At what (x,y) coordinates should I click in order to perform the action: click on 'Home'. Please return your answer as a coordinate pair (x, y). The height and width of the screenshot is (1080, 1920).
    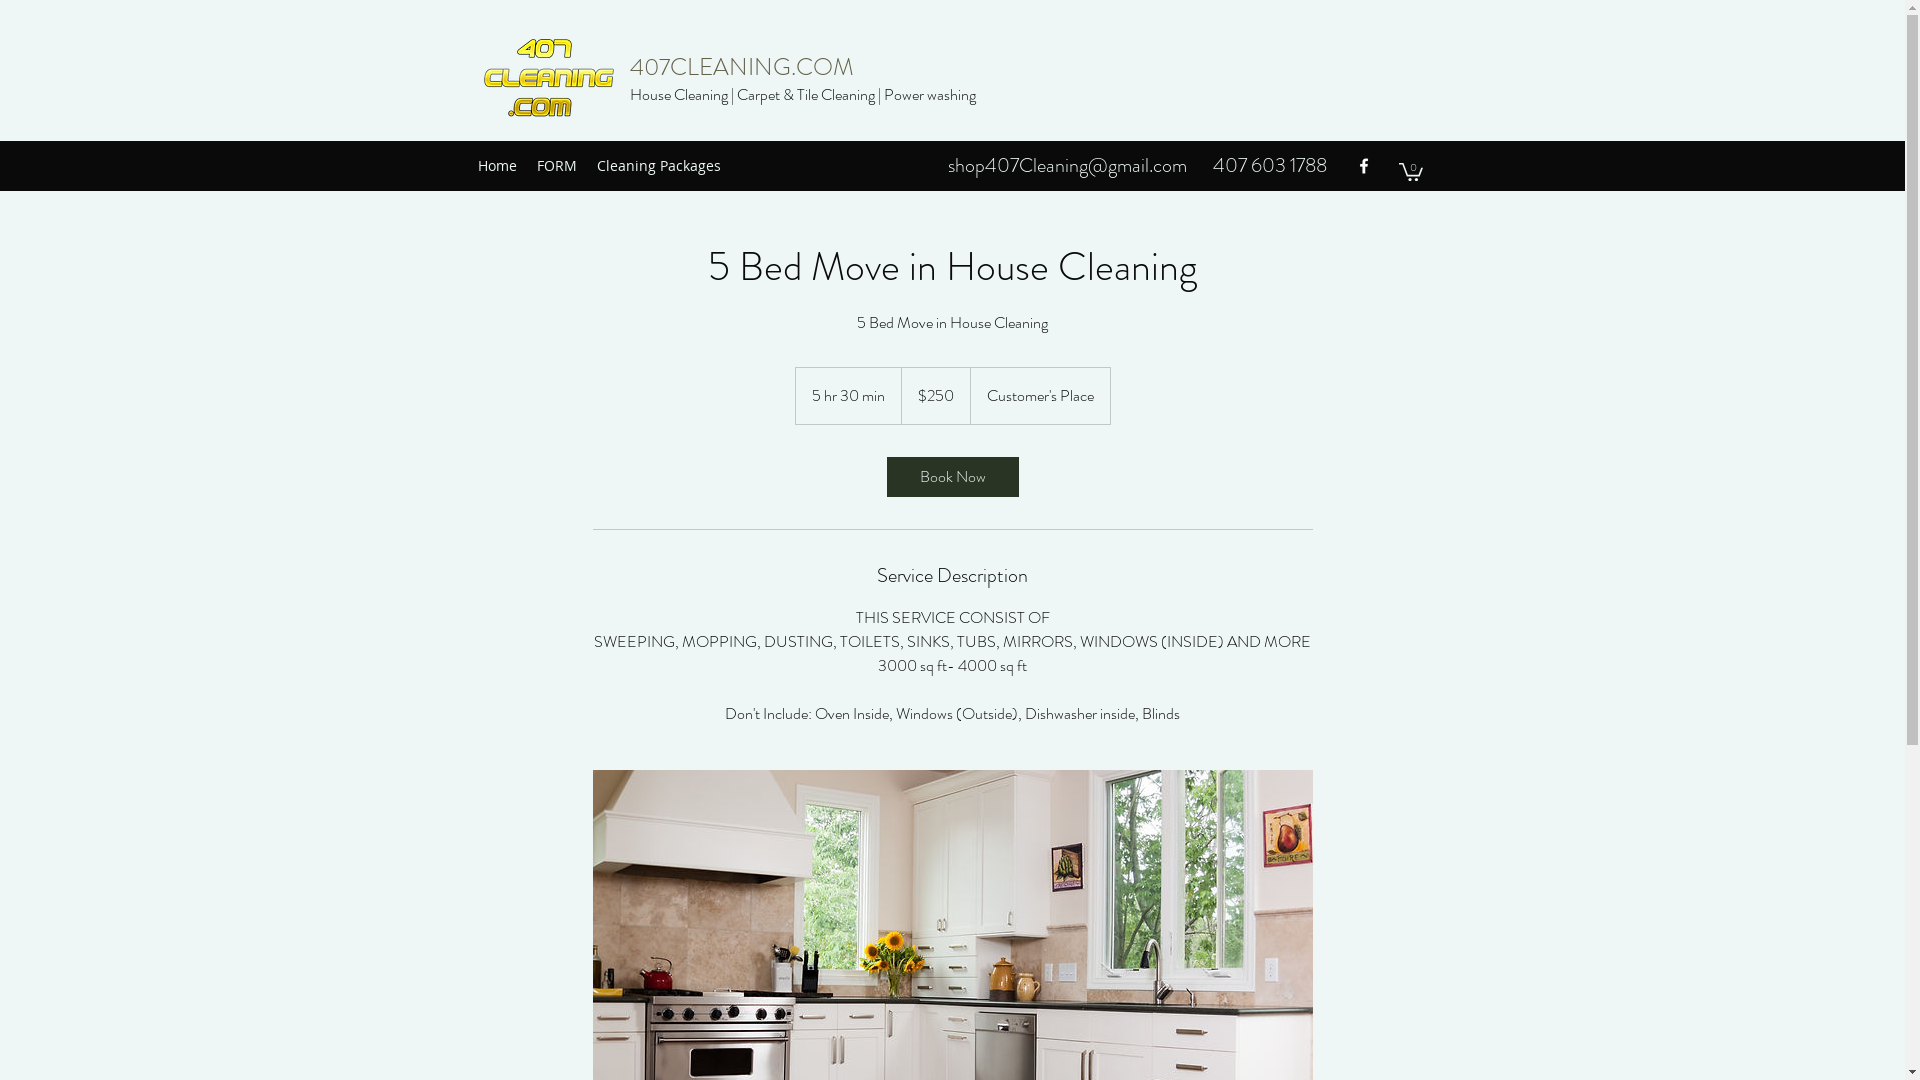
    Looking at the image, I should click on (466, 164).